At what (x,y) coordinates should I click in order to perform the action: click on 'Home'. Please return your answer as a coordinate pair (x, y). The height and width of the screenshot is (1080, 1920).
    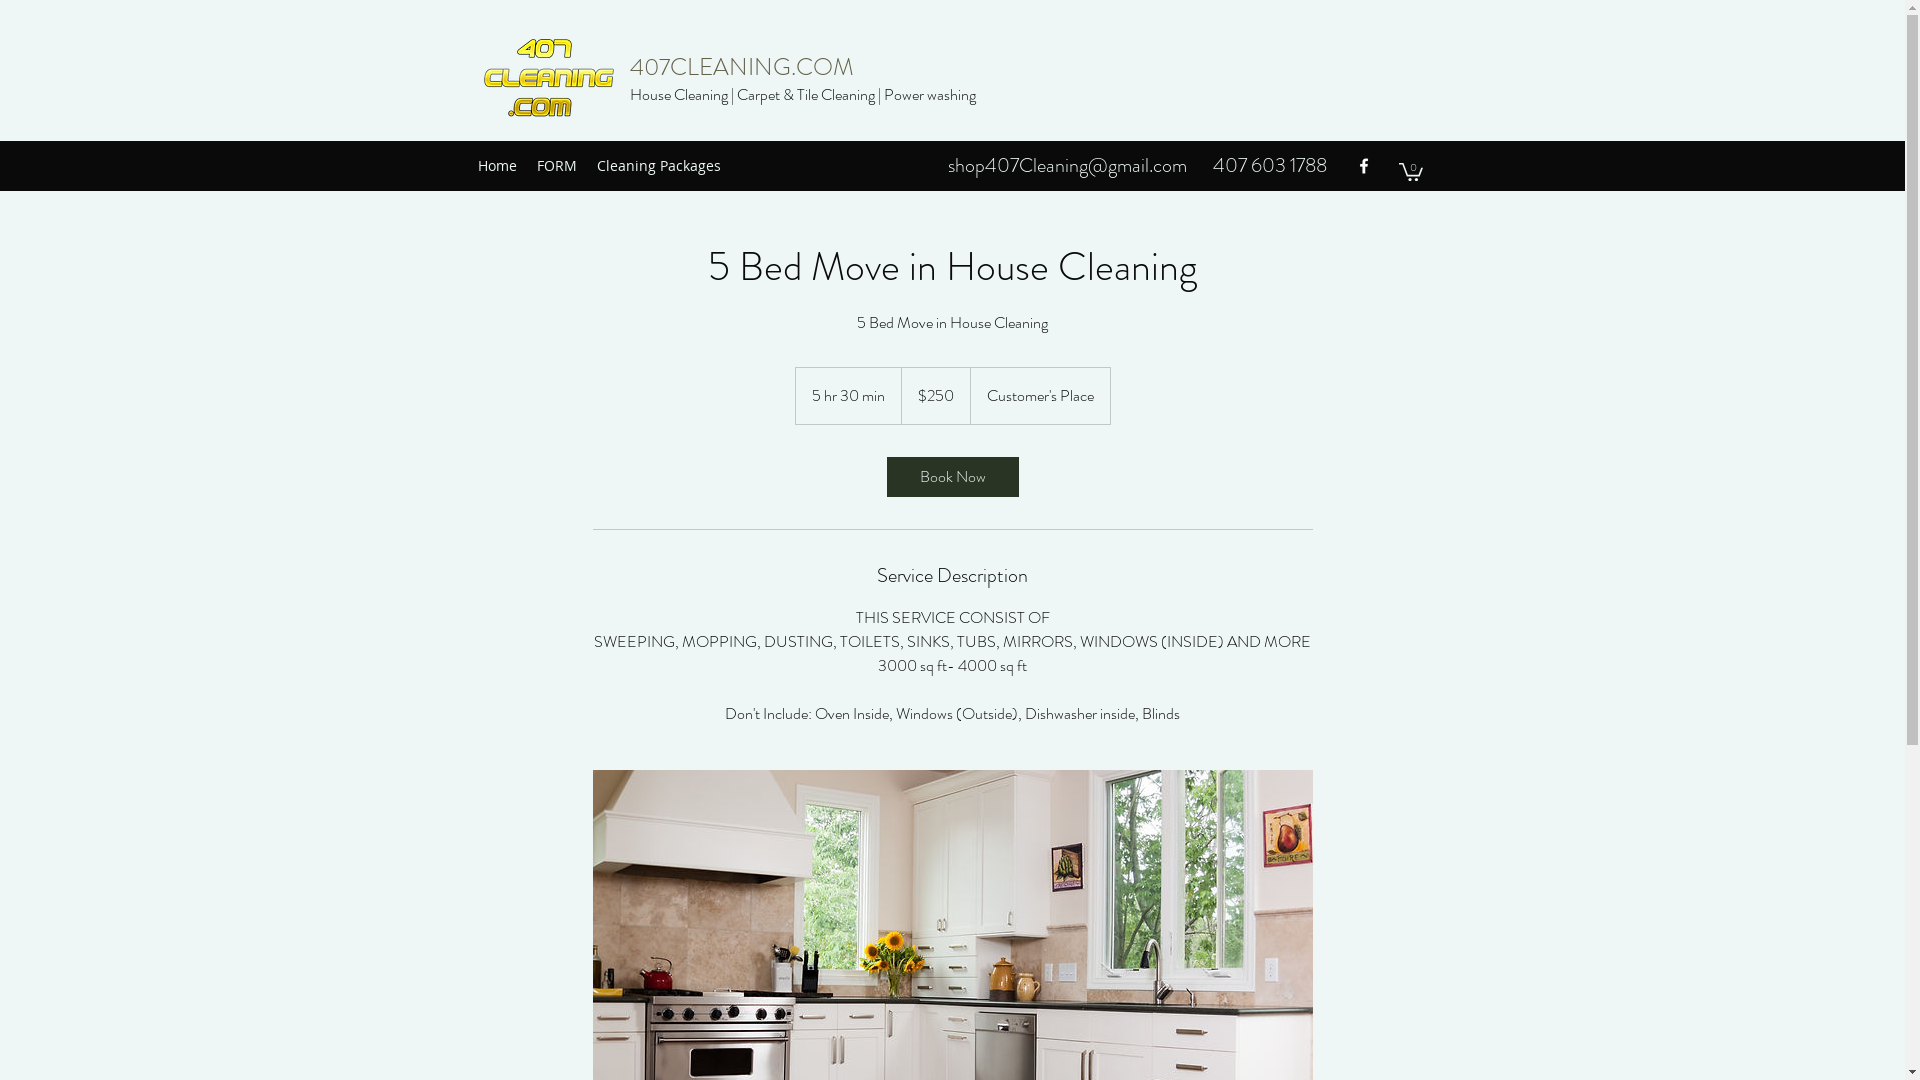
    Looking at the image, I should click on (466, 164).